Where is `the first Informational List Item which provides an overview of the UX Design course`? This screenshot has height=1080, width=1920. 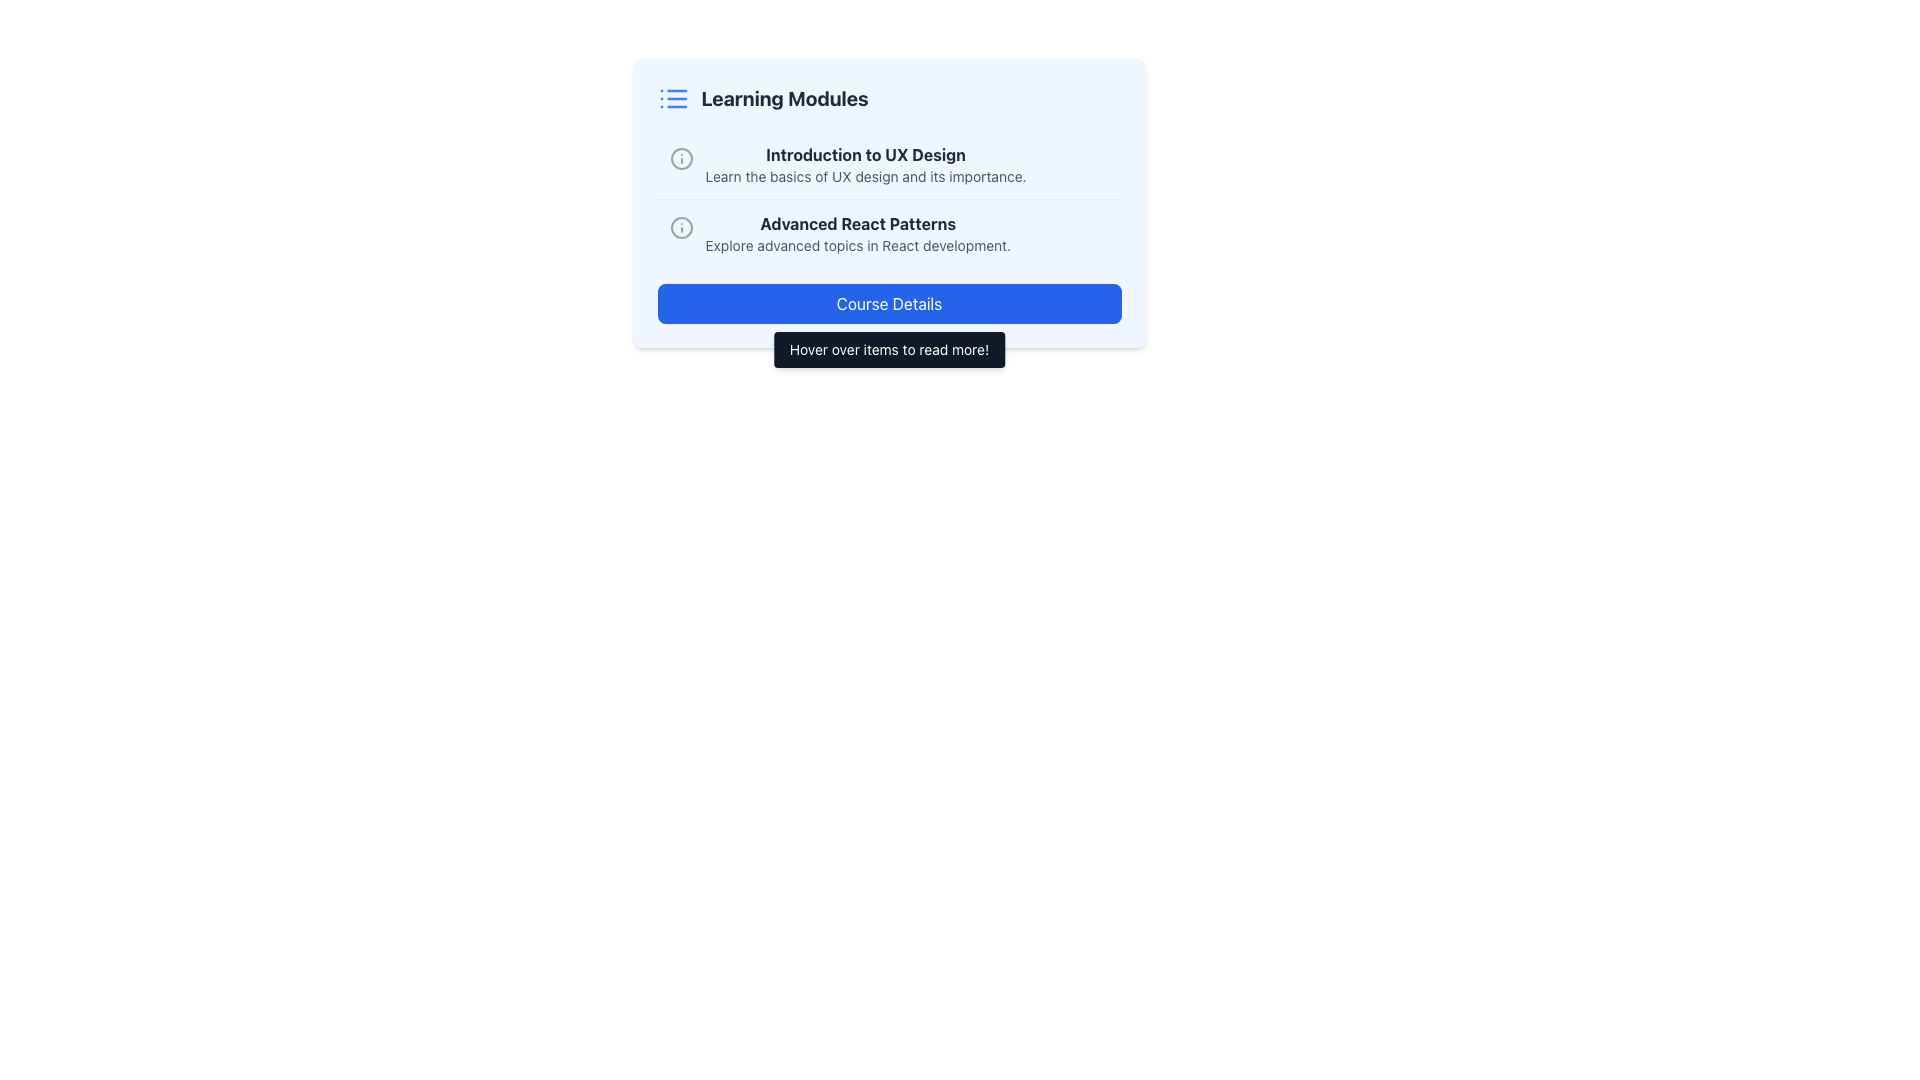
the first Informational List Item which provides an overview of the UX Design course is located at coordinates (888, 164).